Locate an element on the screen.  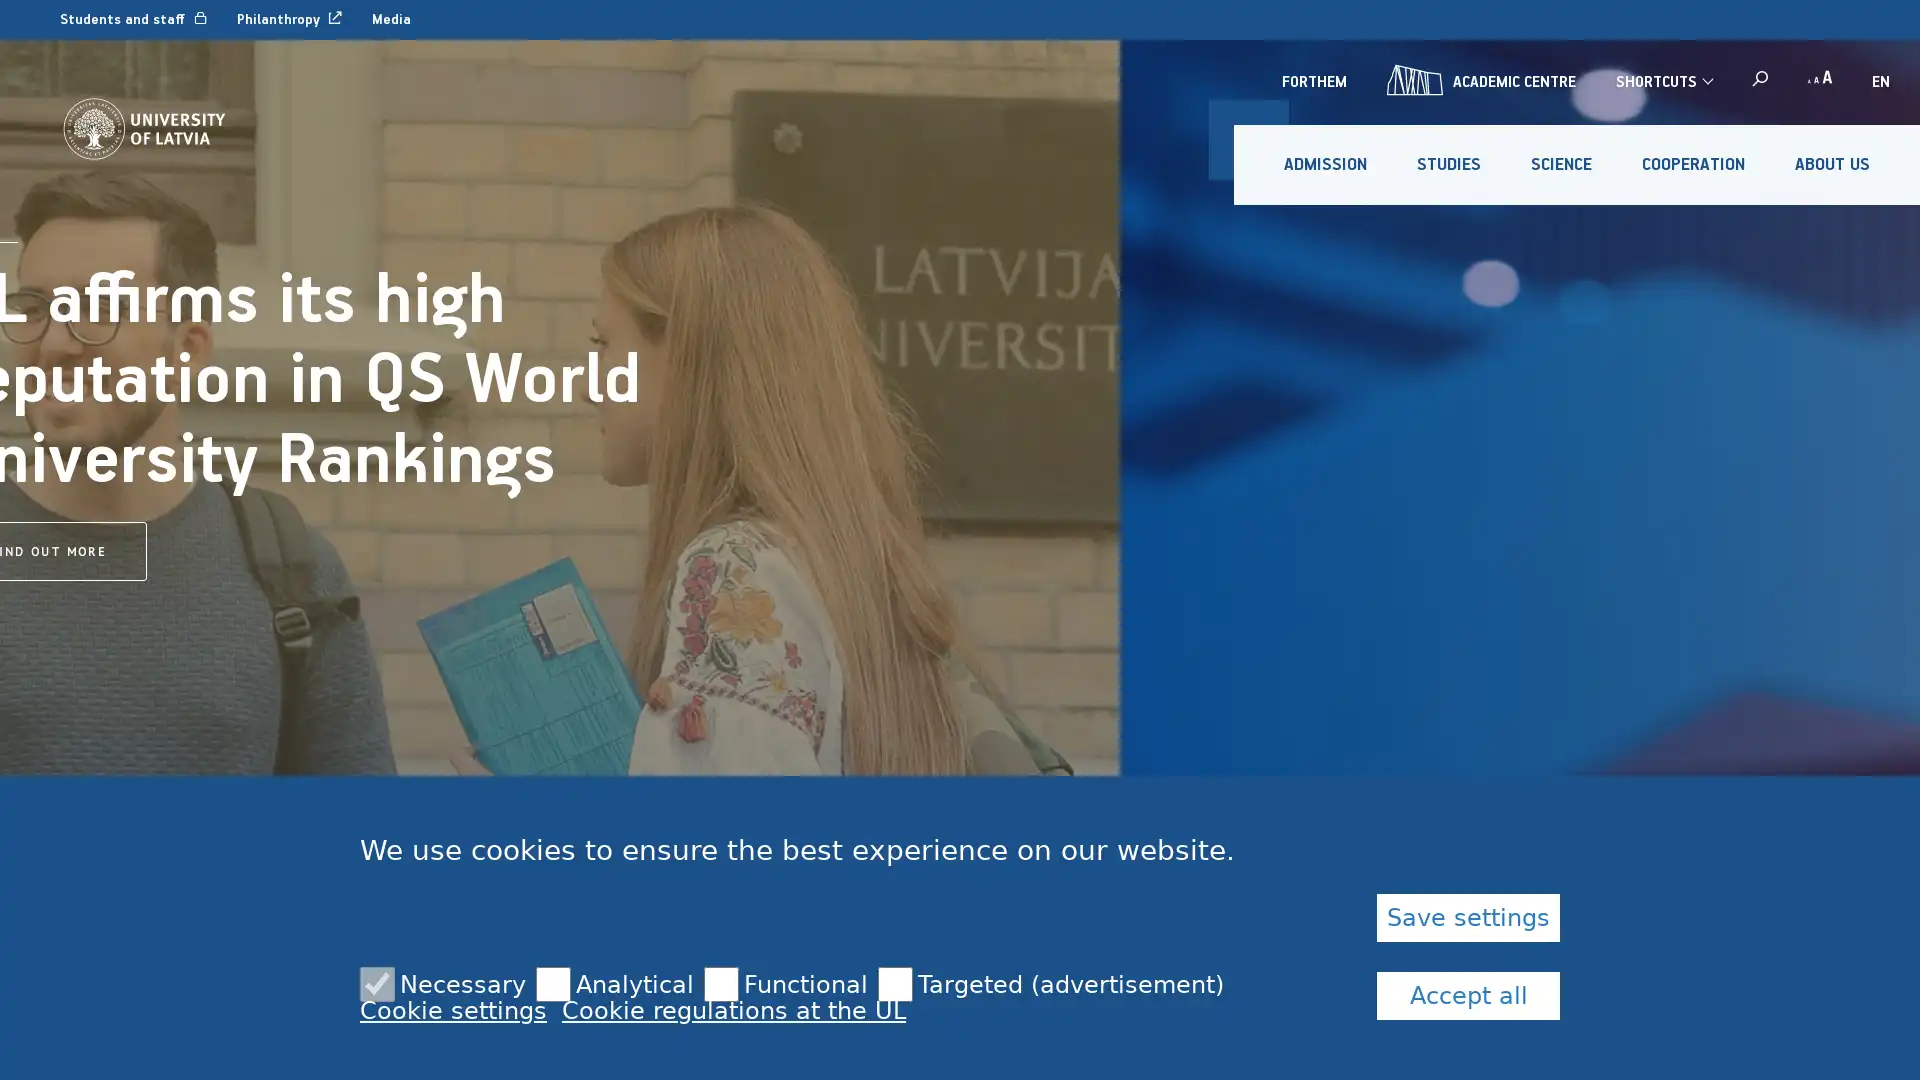
ABOUT US is located at coordinates (1832, 164).